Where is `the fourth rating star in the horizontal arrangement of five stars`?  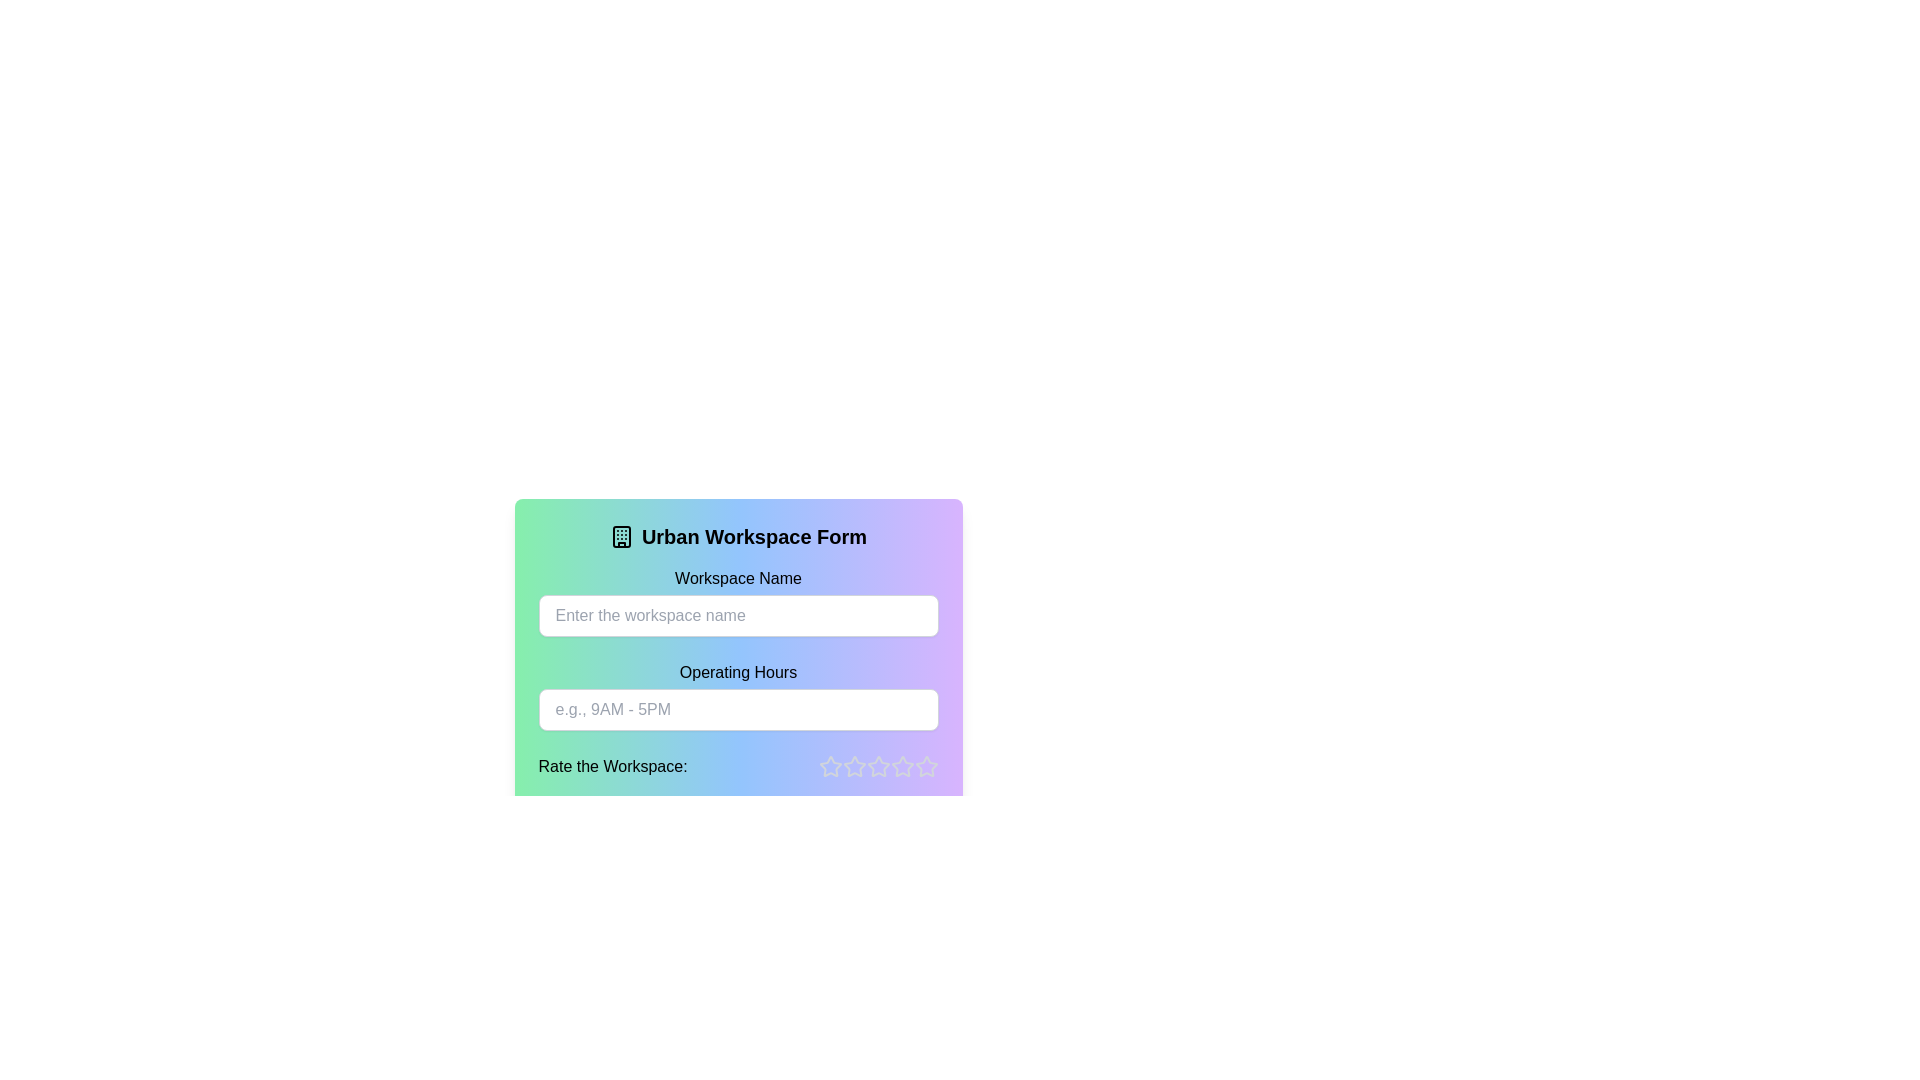
the fourth rating star in the horizontal arrangement of five stars is located at coordinates (901, 765).